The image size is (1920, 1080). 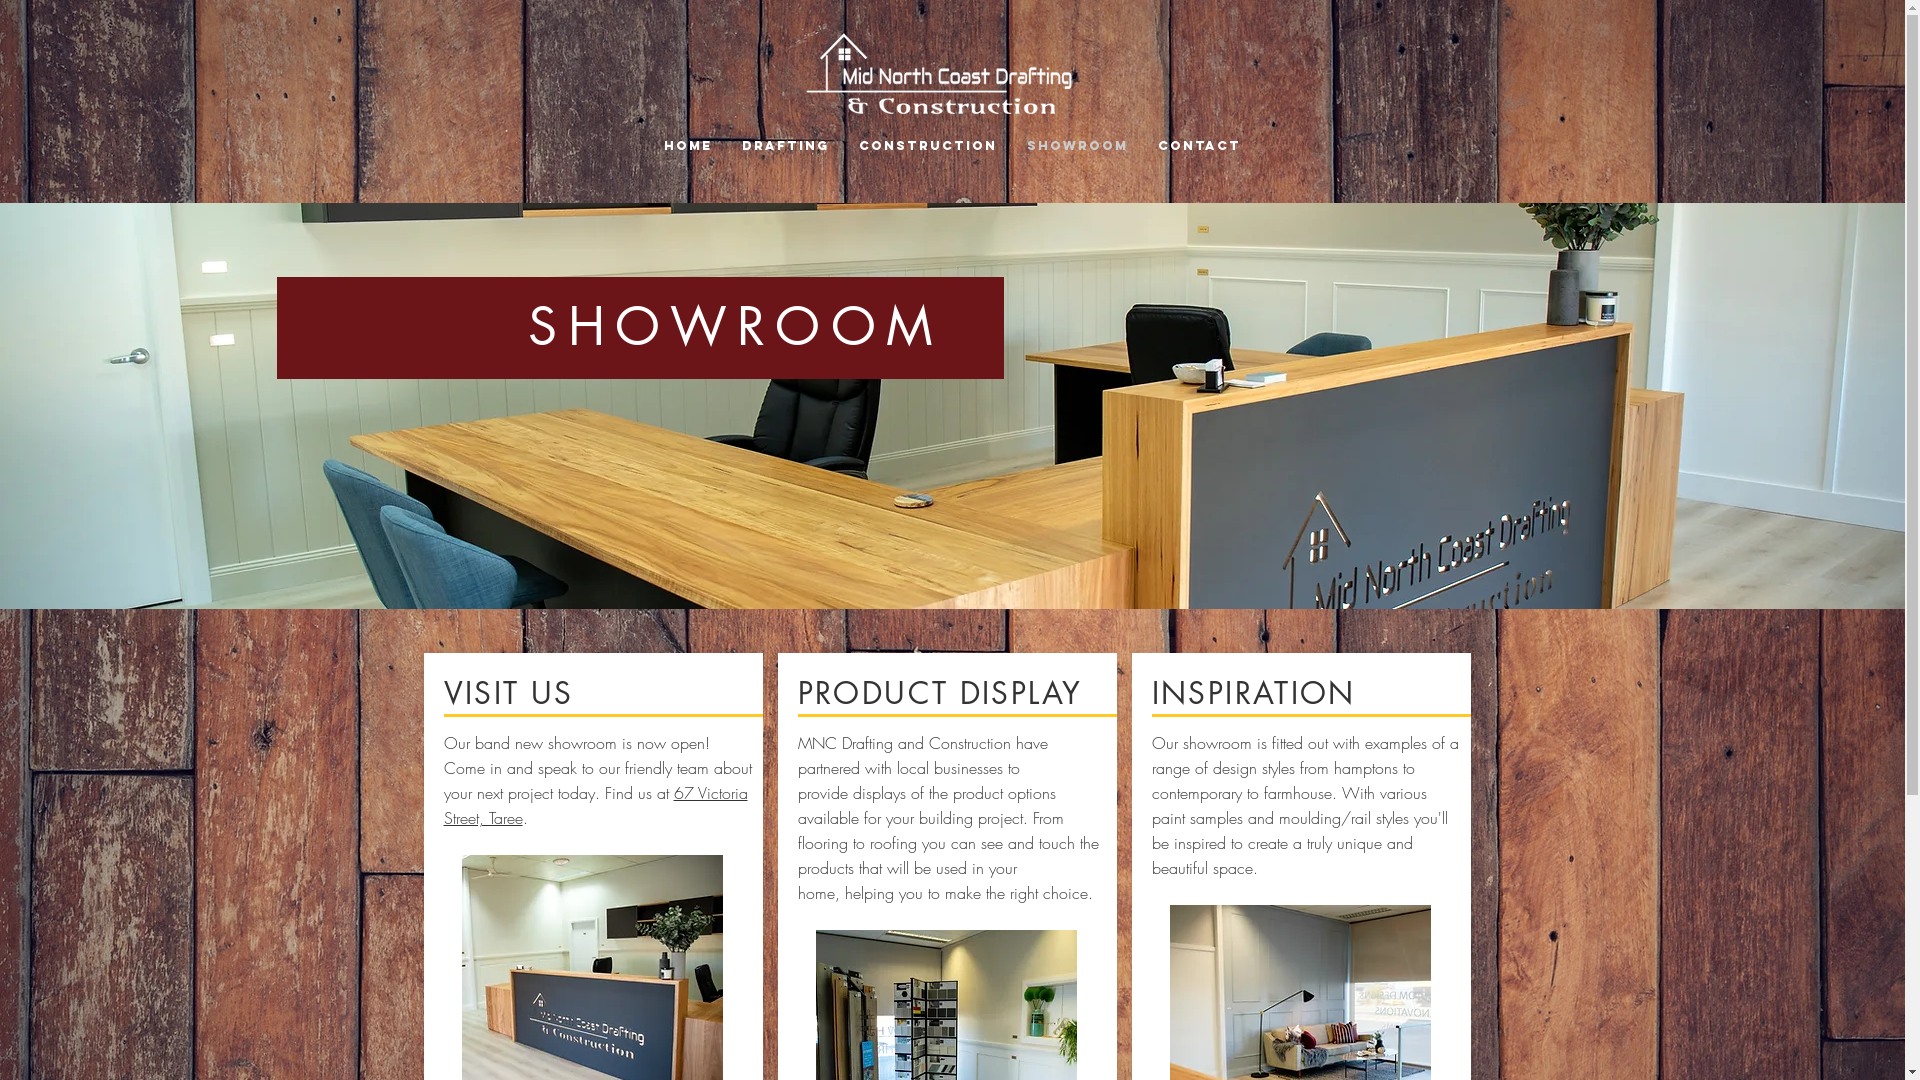 I want to click on 'CONTACT', so click(x=1199, y=142).